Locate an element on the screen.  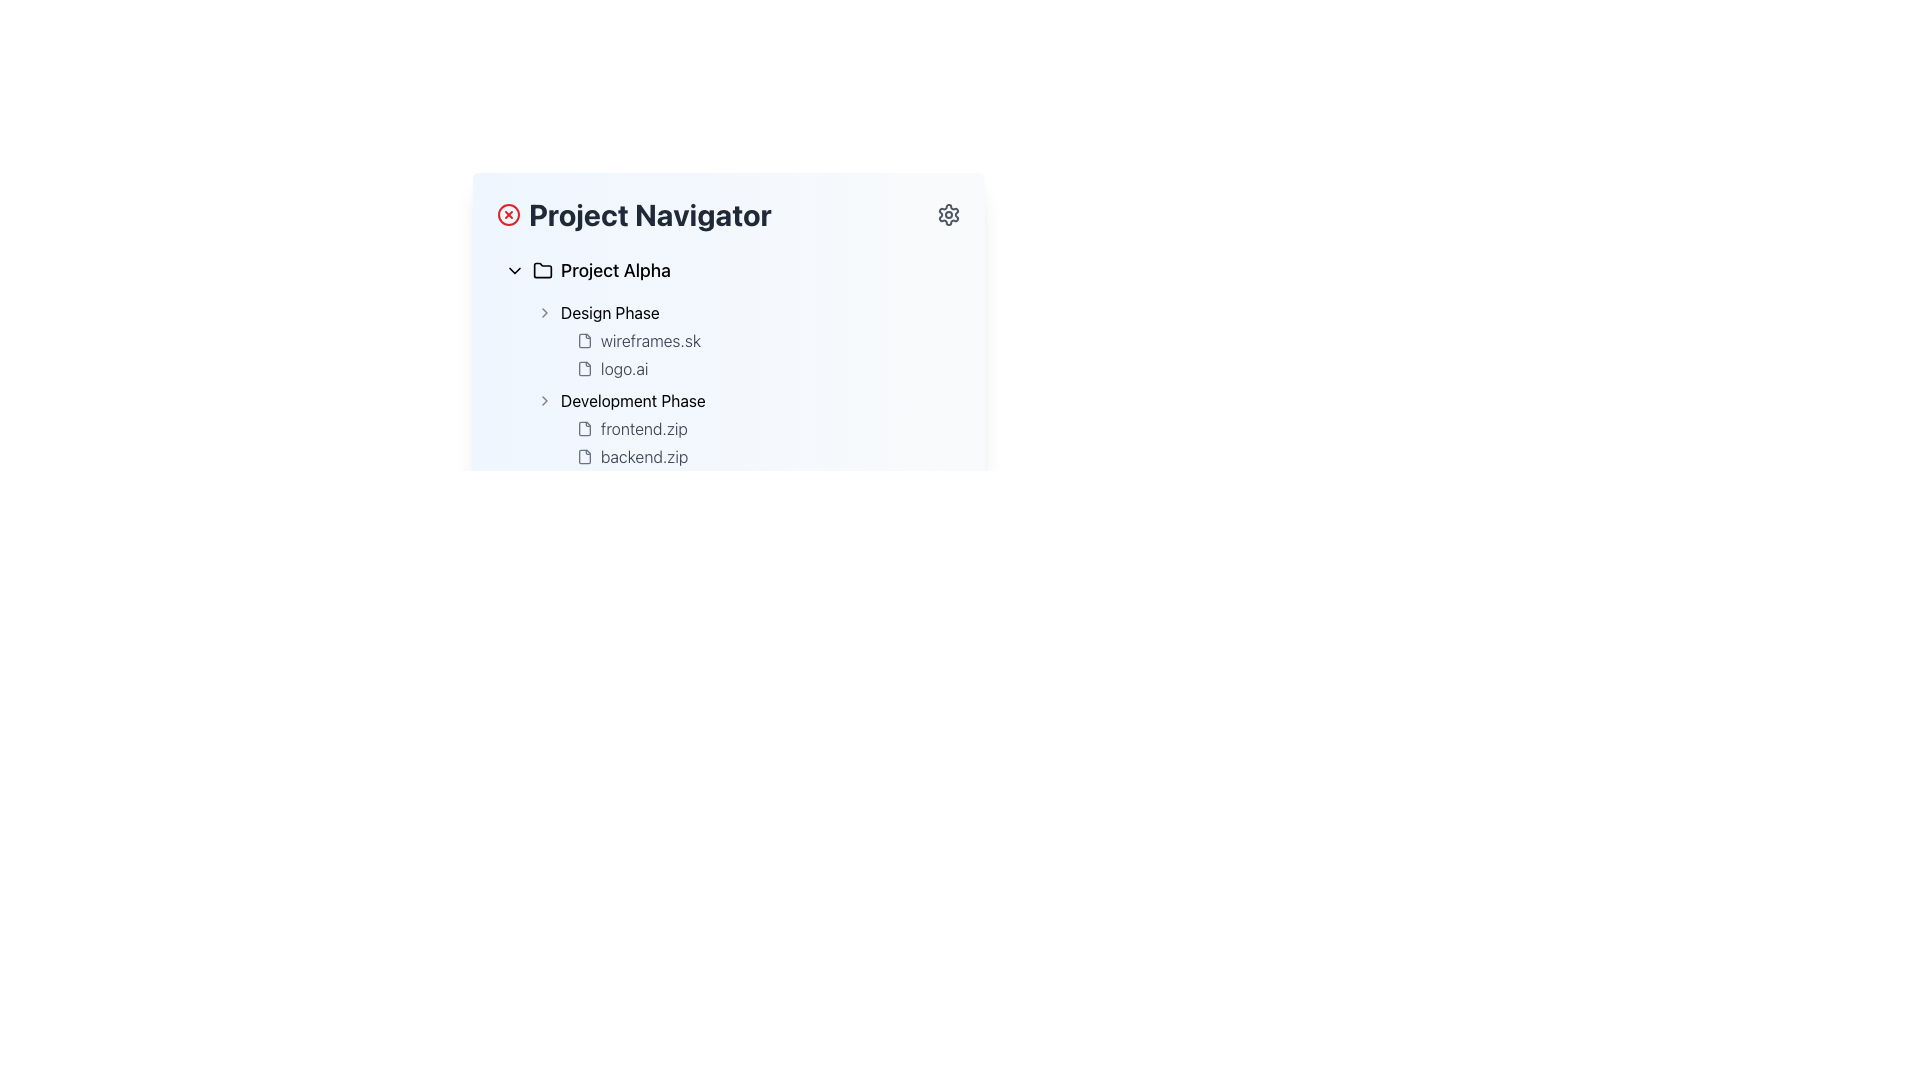
the gear-shaped icon located in the top-right corner of the 'Project Navigator' is located at coordinates (948, 215).